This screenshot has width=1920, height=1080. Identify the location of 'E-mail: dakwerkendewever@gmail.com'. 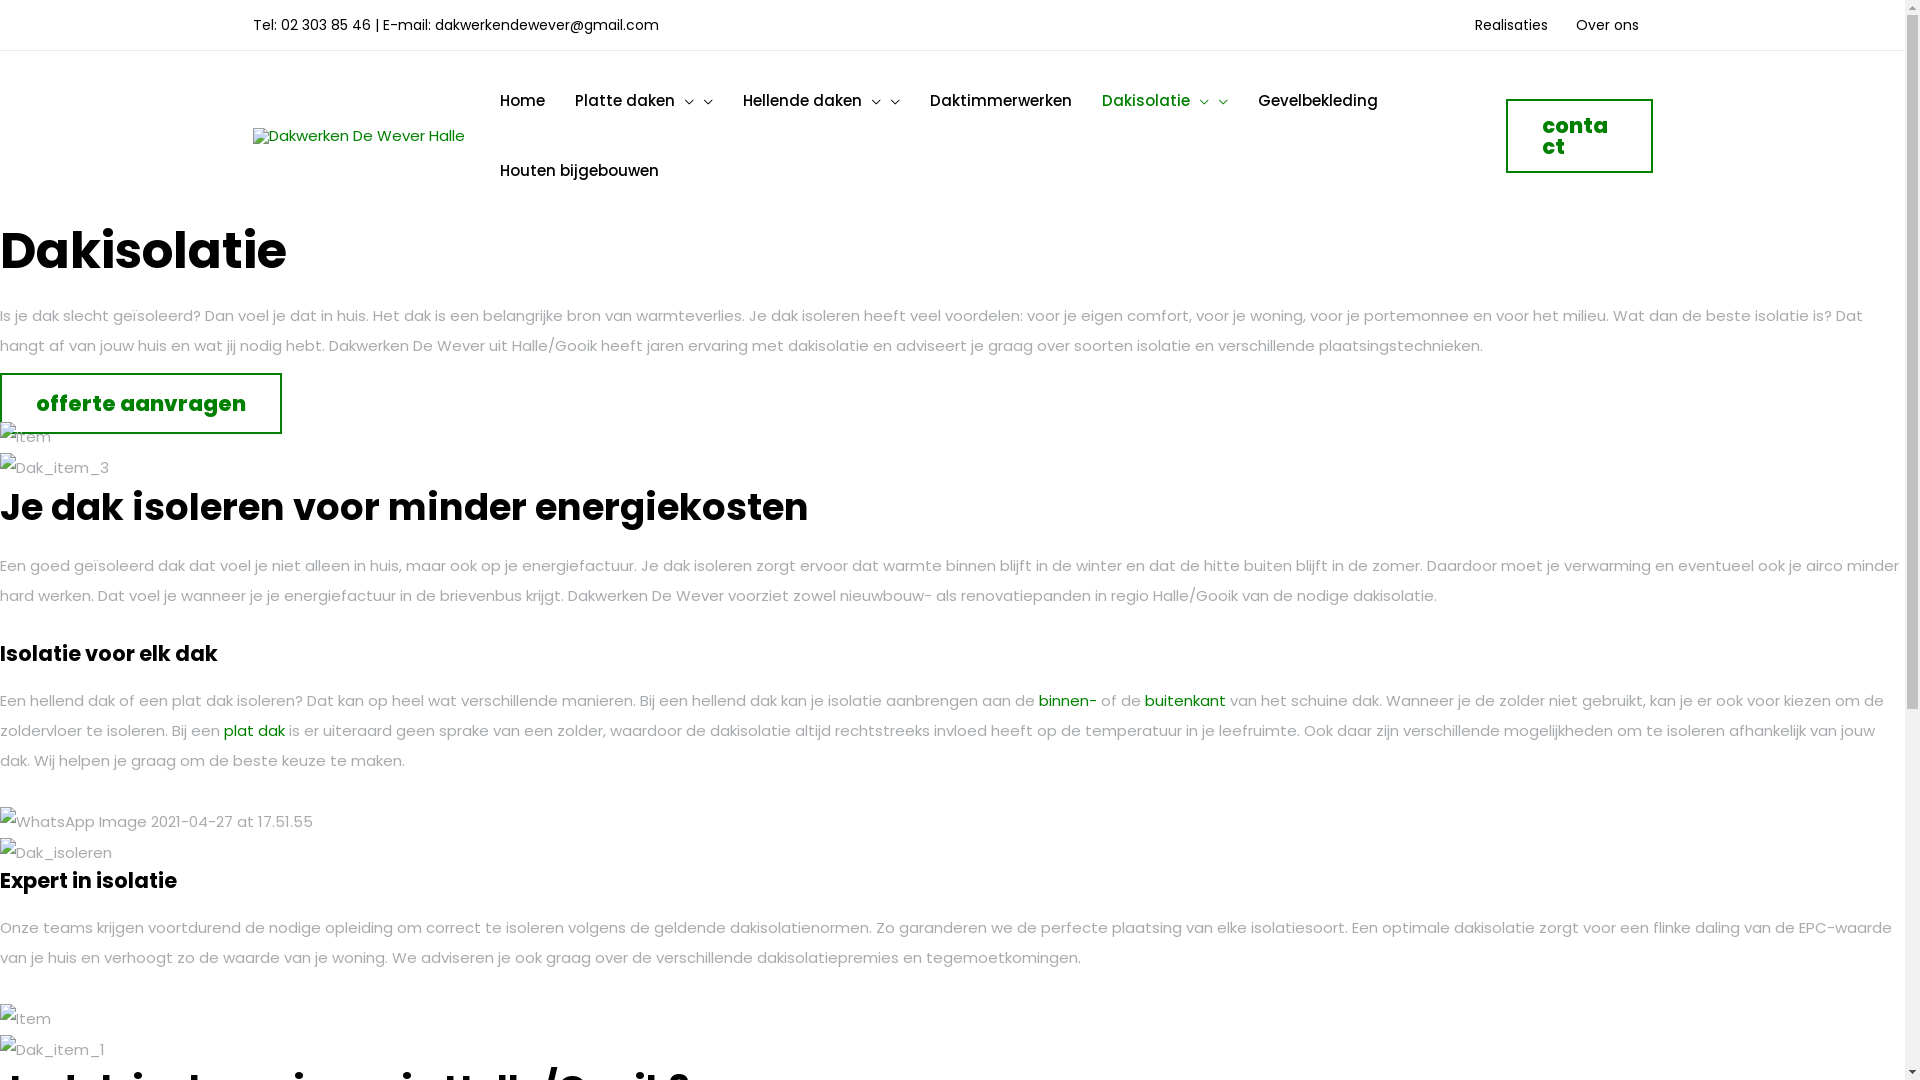
(382, 24).